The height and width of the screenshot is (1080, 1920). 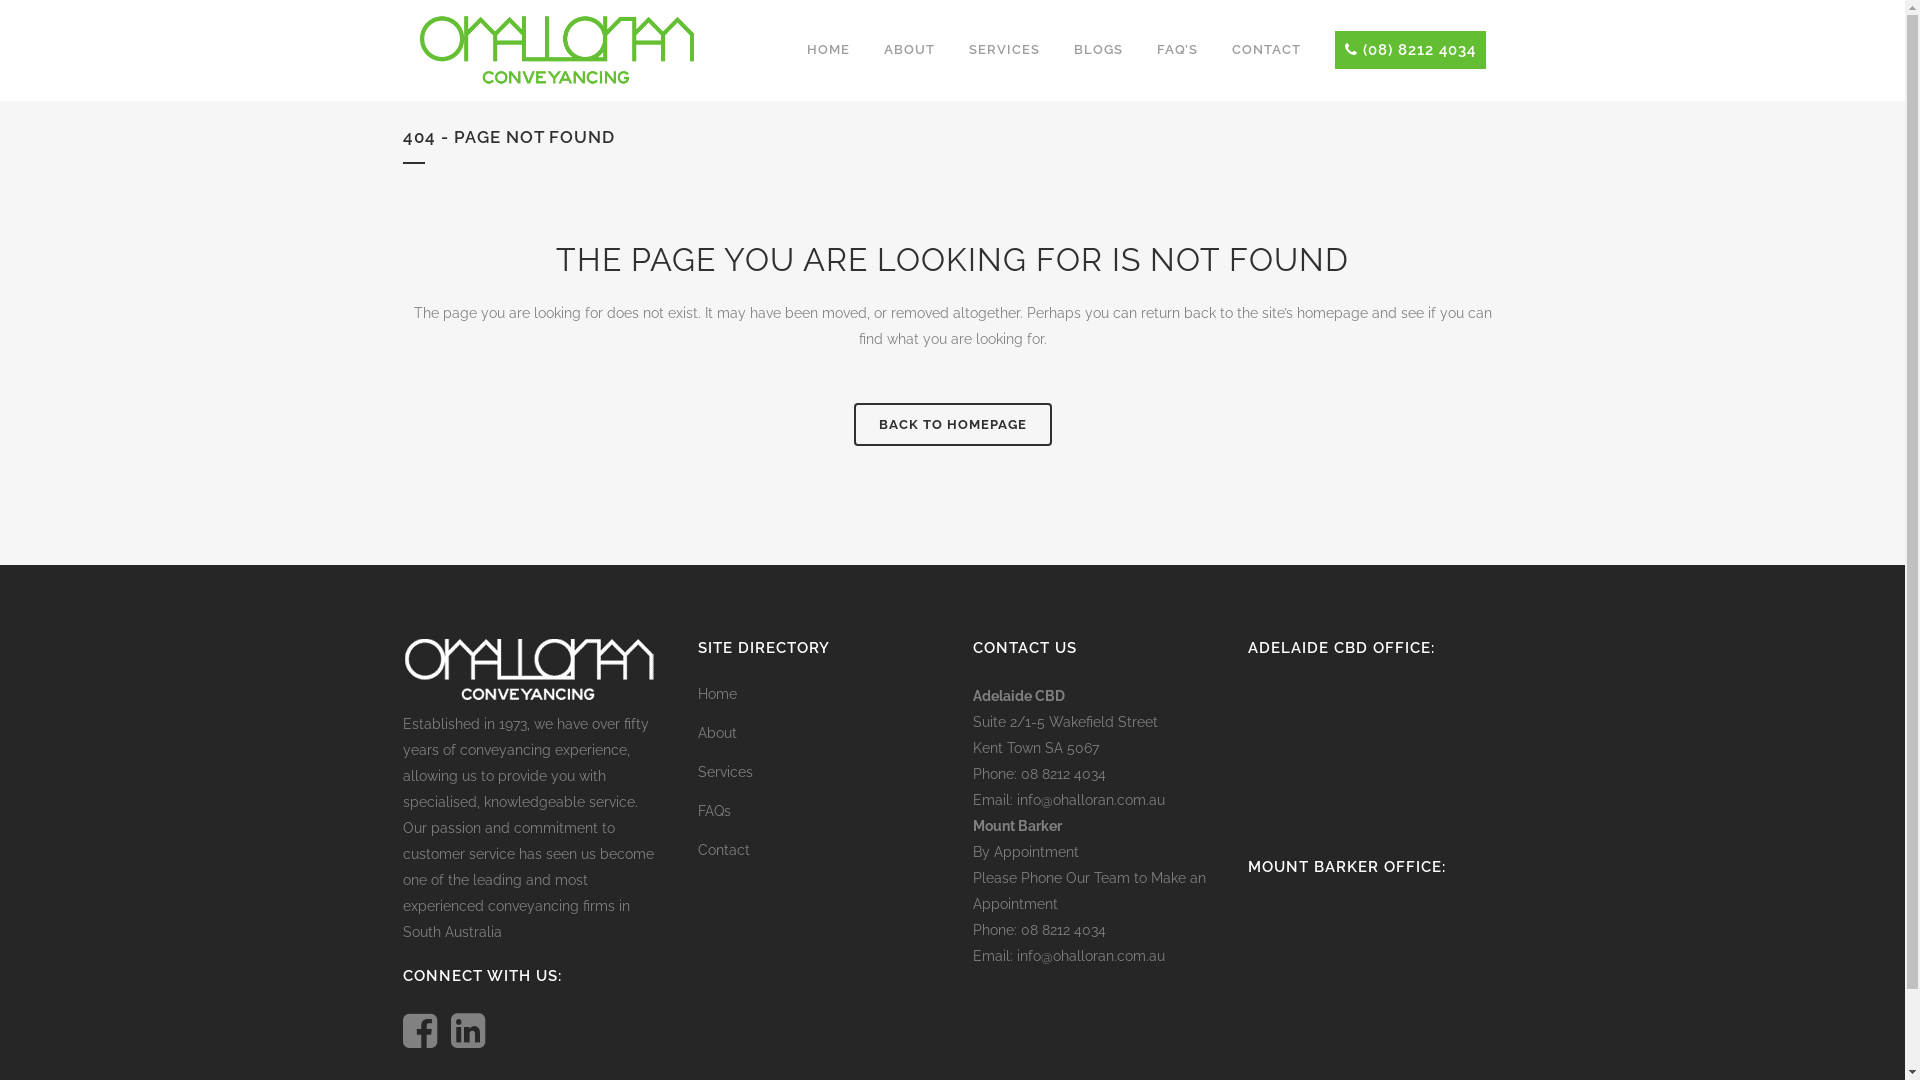 I want to click on 'SERVICES', so click(x=1004, y=49).